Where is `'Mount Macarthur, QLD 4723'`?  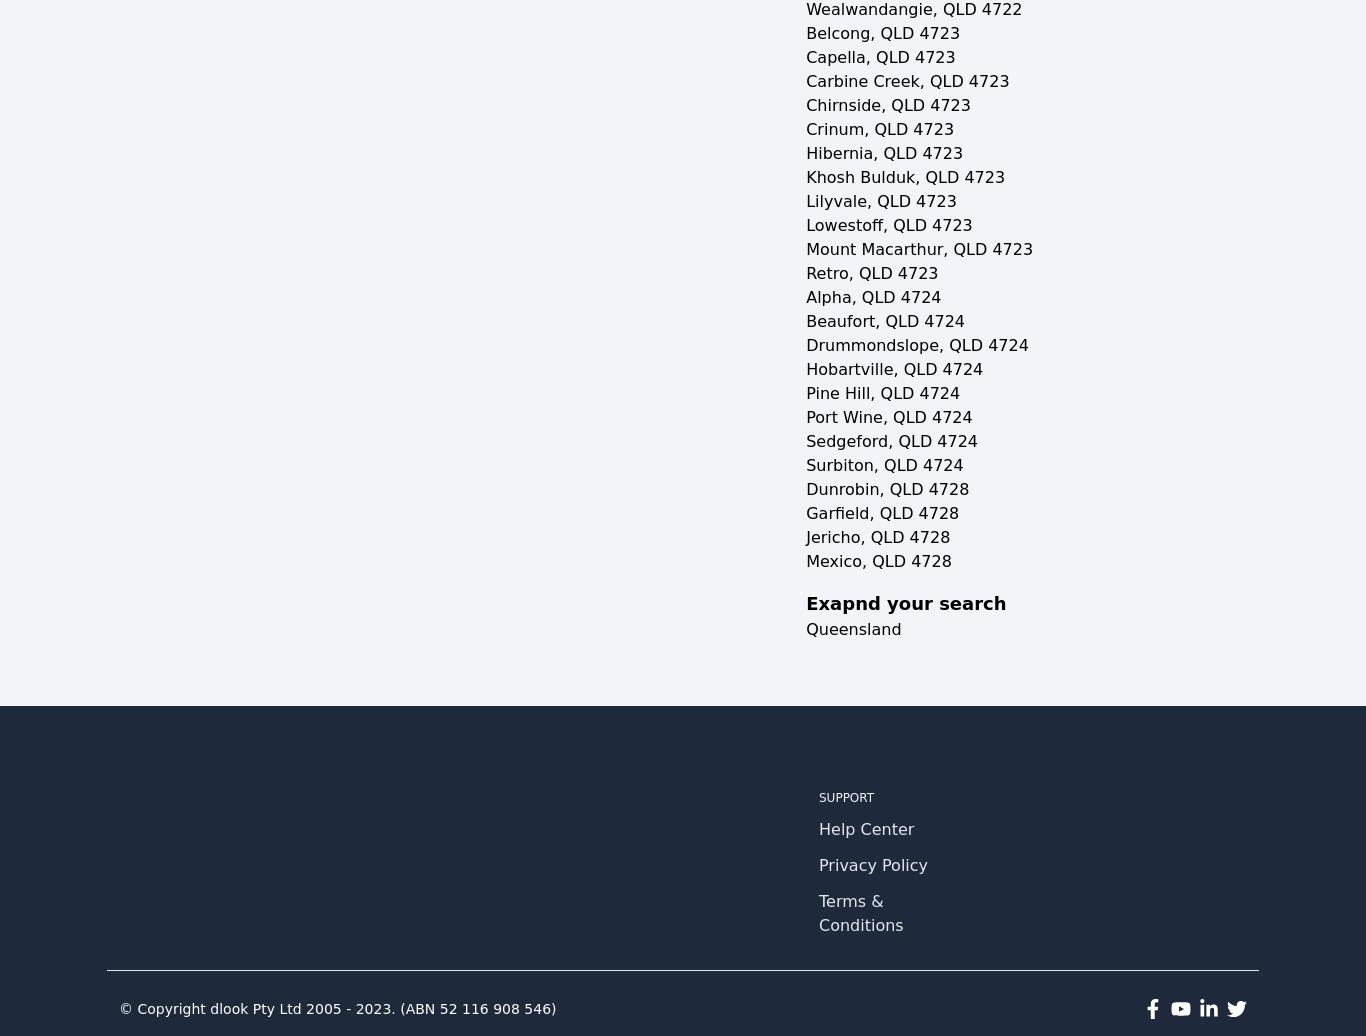 'Mount Macarthur, QLD 4723' is located at coordinates (919, 249).